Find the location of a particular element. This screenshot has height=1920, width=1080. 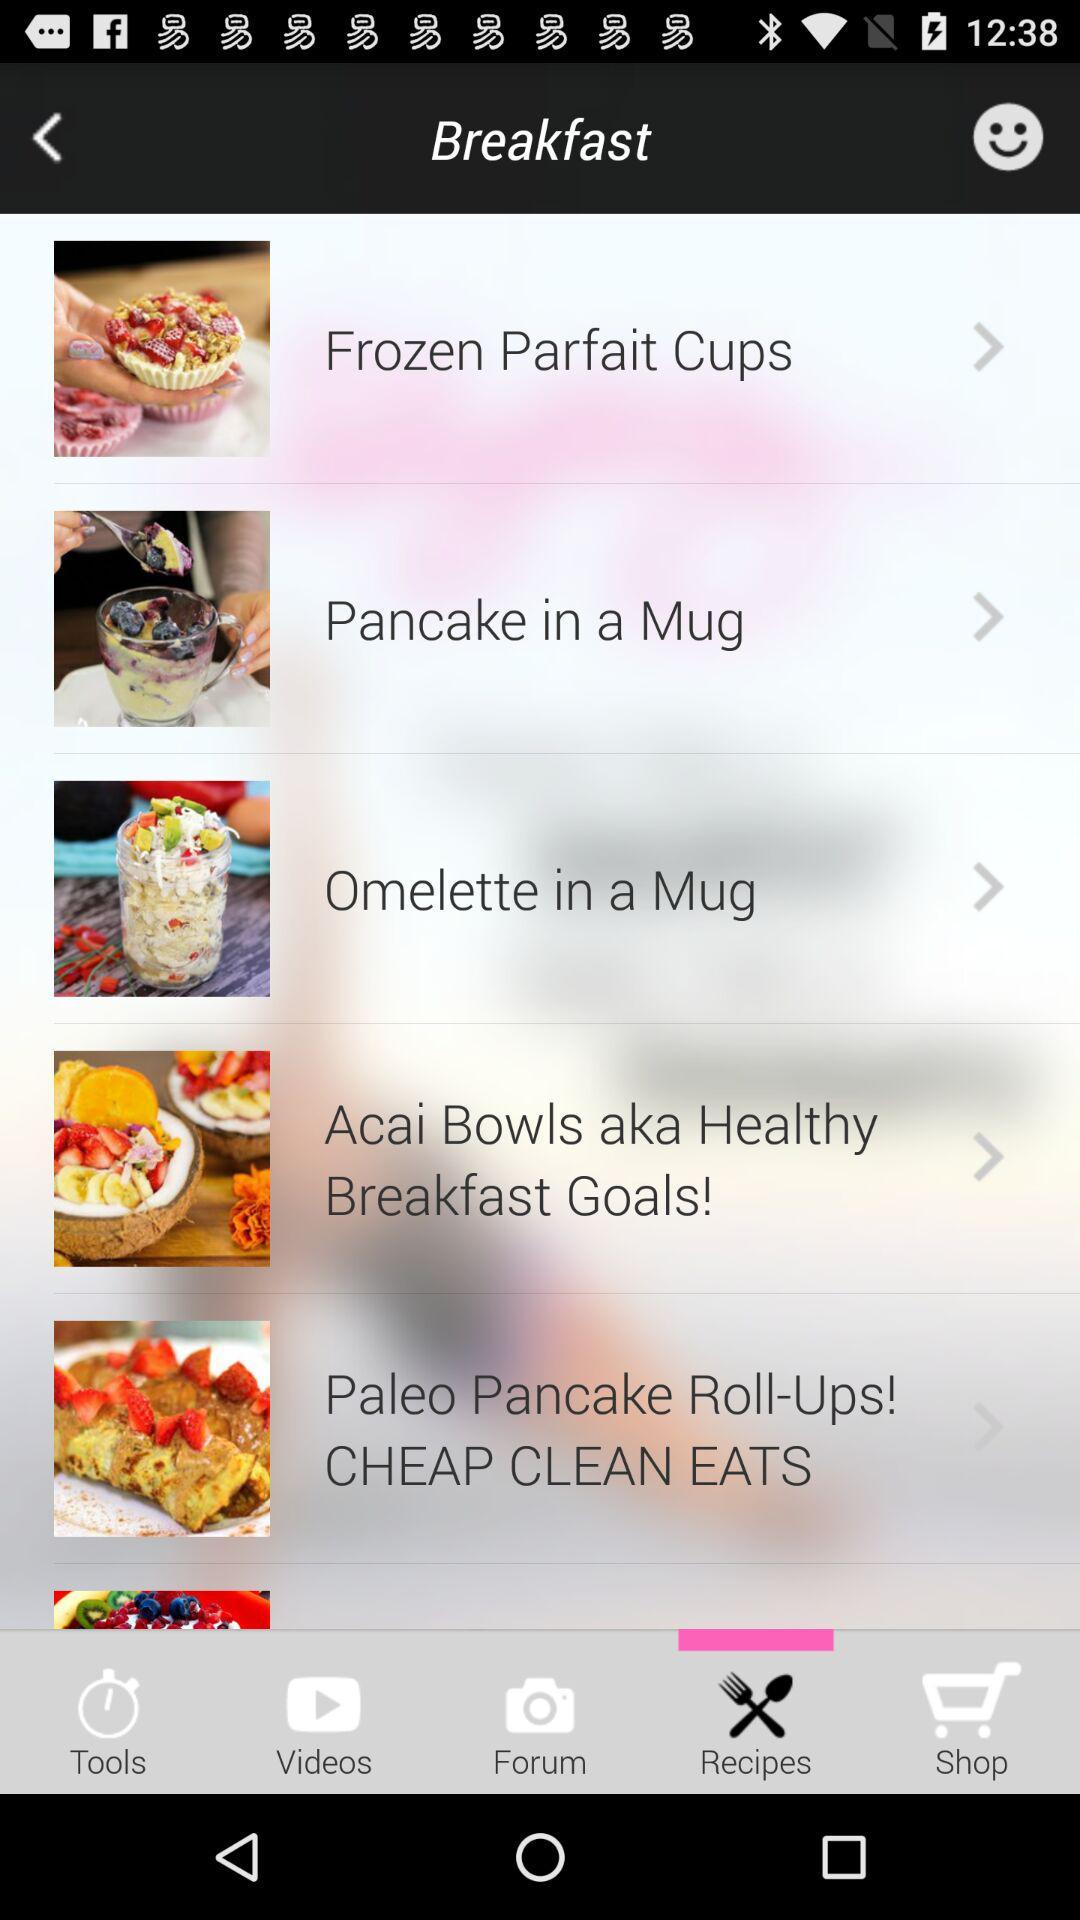

the icon above frozen parfait cups app is located at coordinates (540, 137).